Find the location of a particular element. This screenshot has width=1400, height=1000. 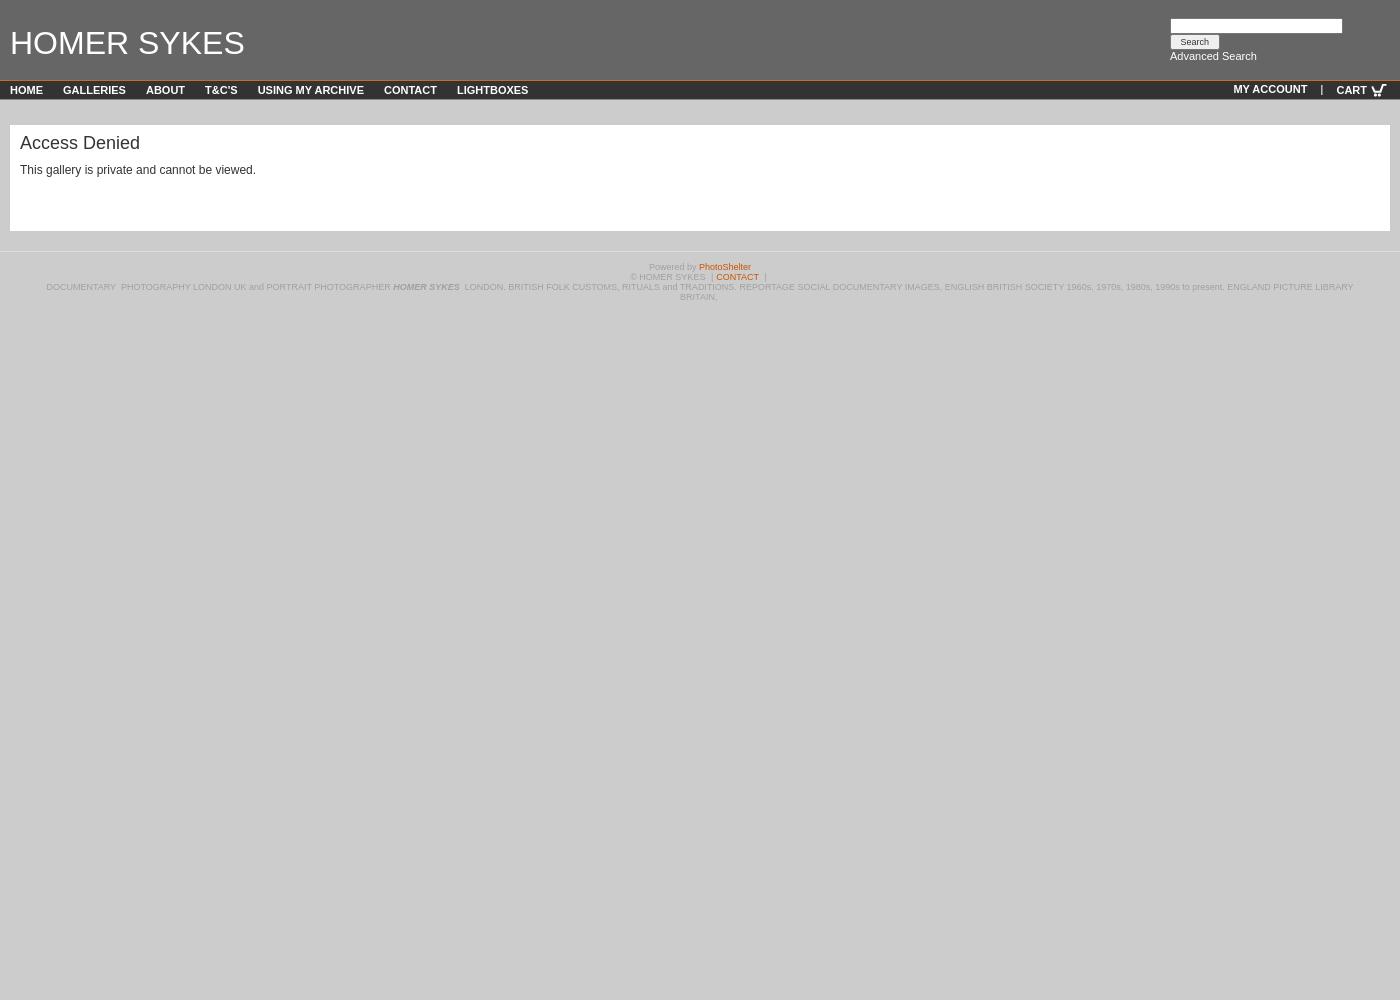

'Access Denied' is located at coordinates (79, 143).